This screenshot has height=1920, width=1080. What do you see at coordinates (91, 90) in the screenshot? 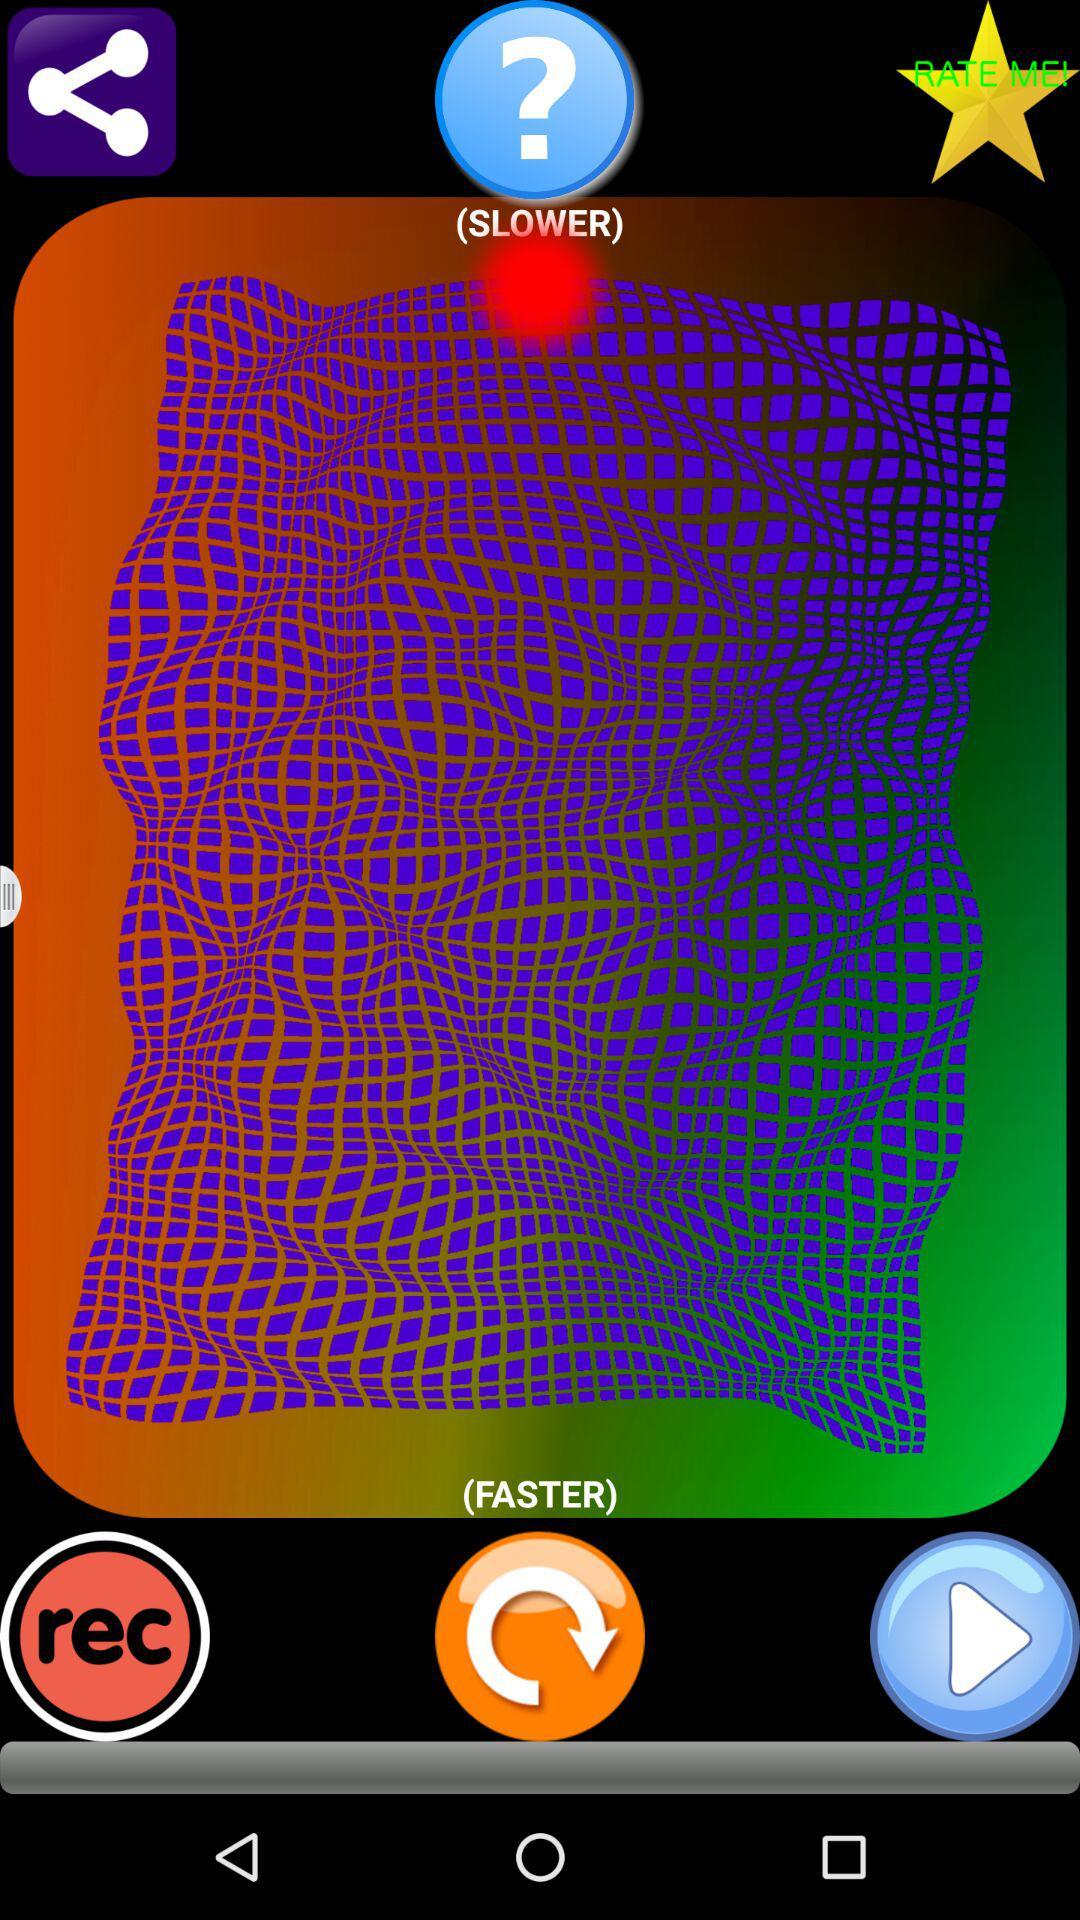
I see `share option` at bounding box center [91, 90].